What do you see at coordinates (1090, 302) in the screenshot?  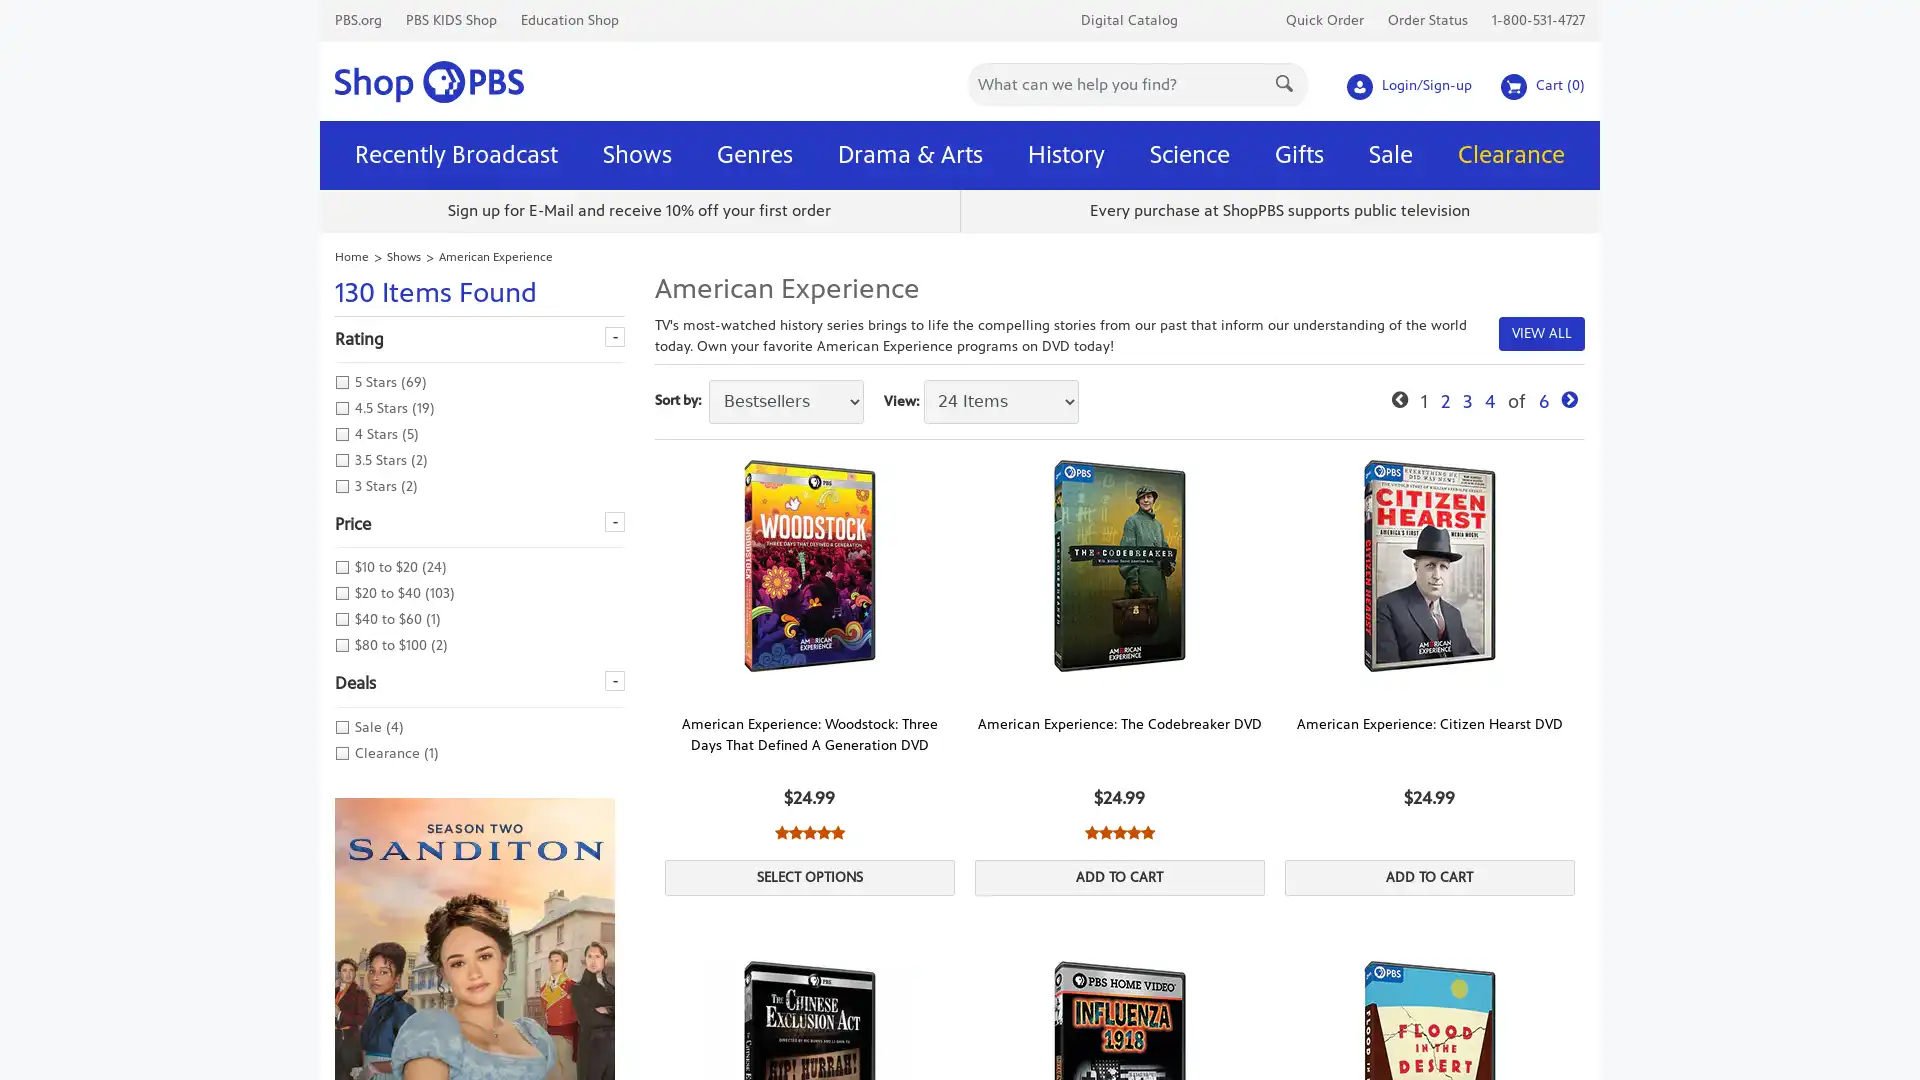 I see `Sign up button` at bounding box center [1090, 302].